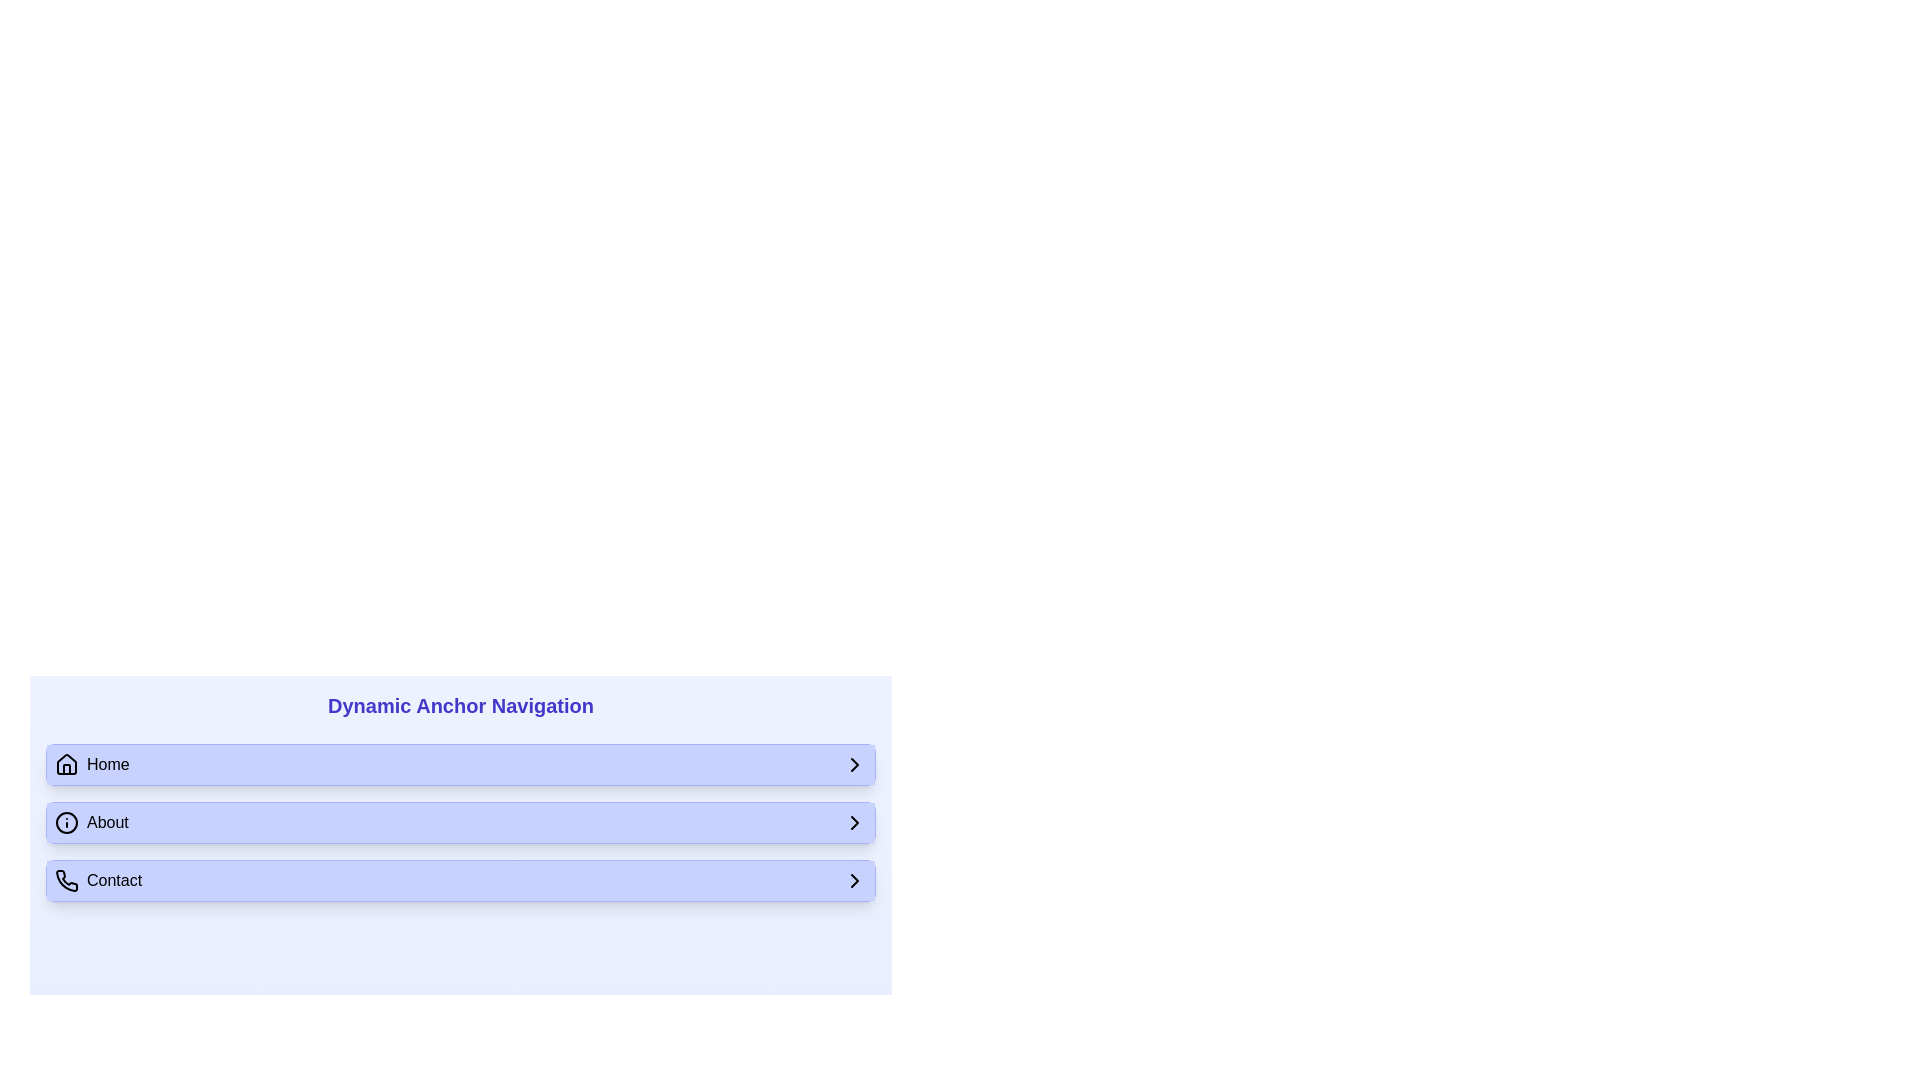 This screenshot has width=1920, height=1080. What do you see at coordinates (854, 879) in the screenshot?
I see `the right-facing chevron icon that indicates navigation or expansion, located at the far-right end of the row containing the text 'Contact' and an adjacent phone icon` at bounding box center [854, 879].